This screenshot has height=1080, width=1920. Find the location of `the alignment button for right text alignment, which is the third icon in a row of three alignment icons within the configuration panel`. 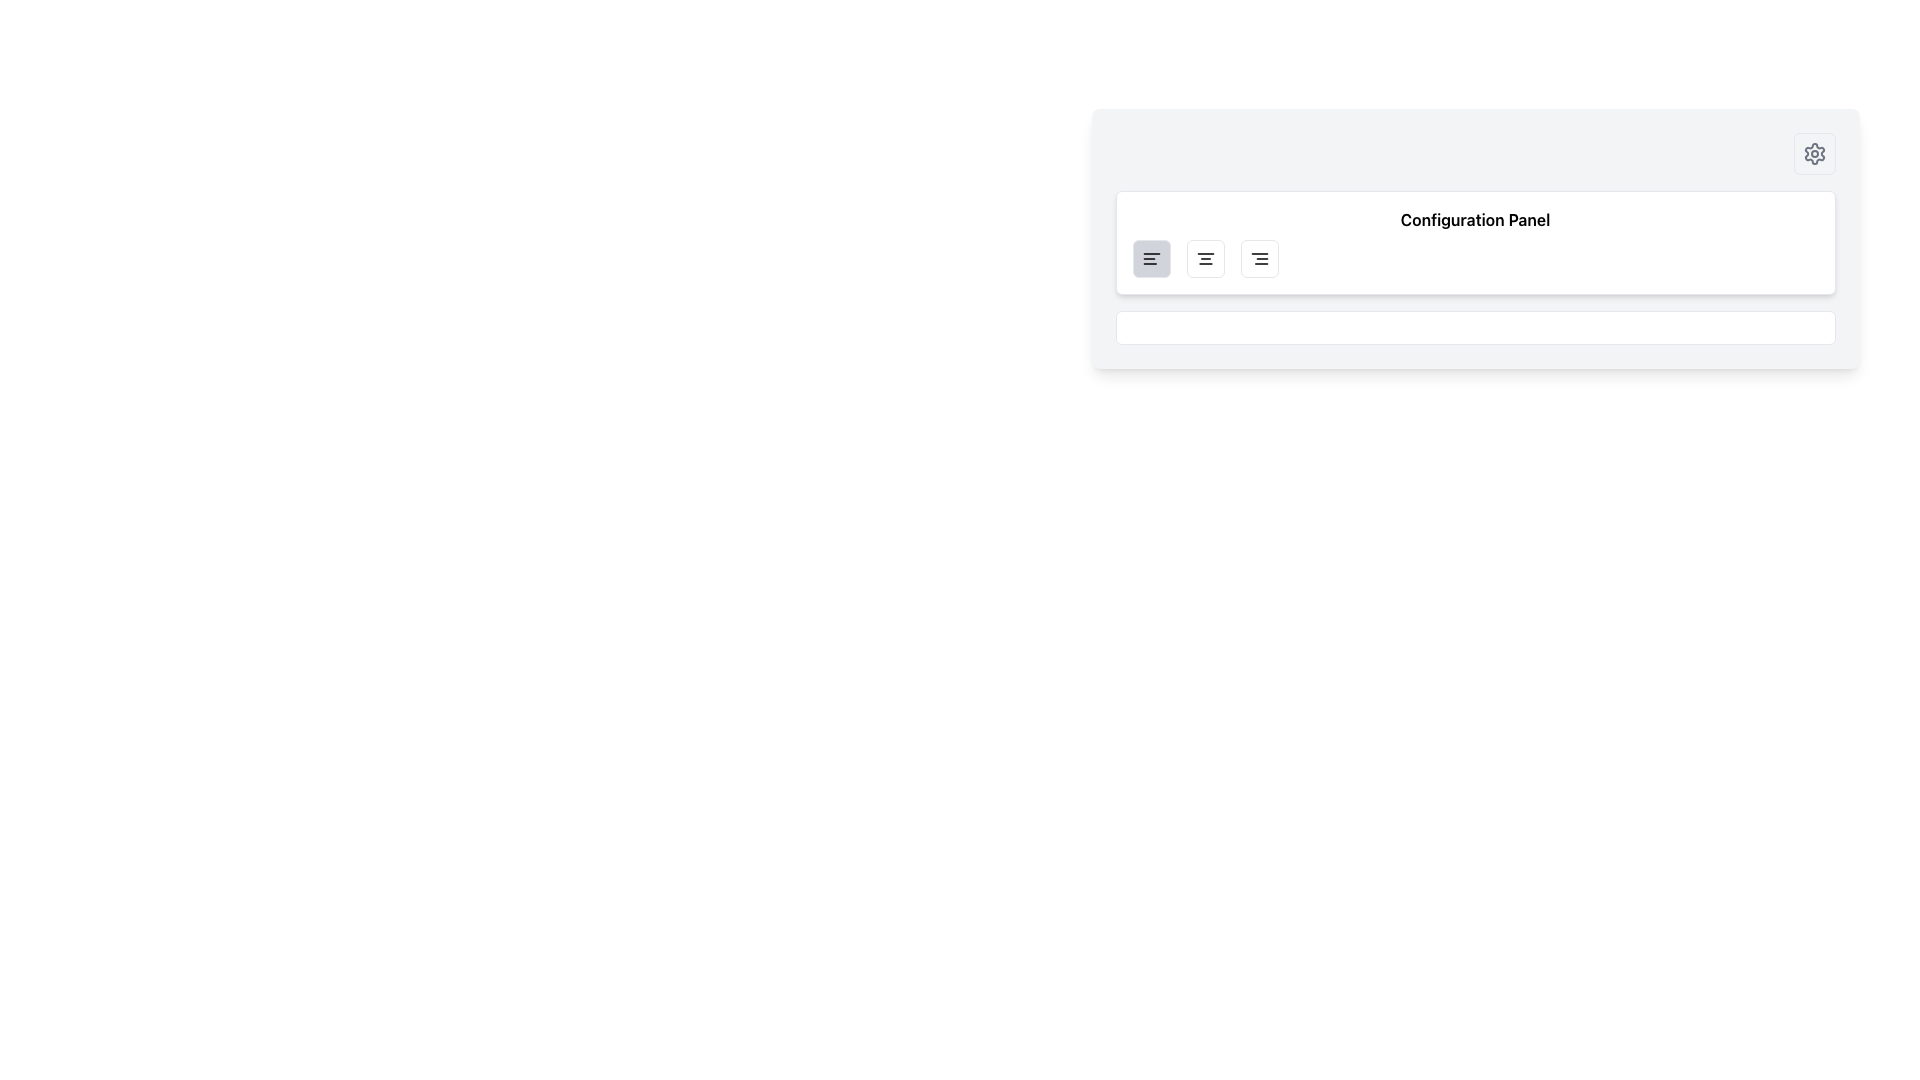

the alignment button for right text alignment, which is the third icon in a row of three alignment icons within the configuration panel is located at coordinates (1258, 257).